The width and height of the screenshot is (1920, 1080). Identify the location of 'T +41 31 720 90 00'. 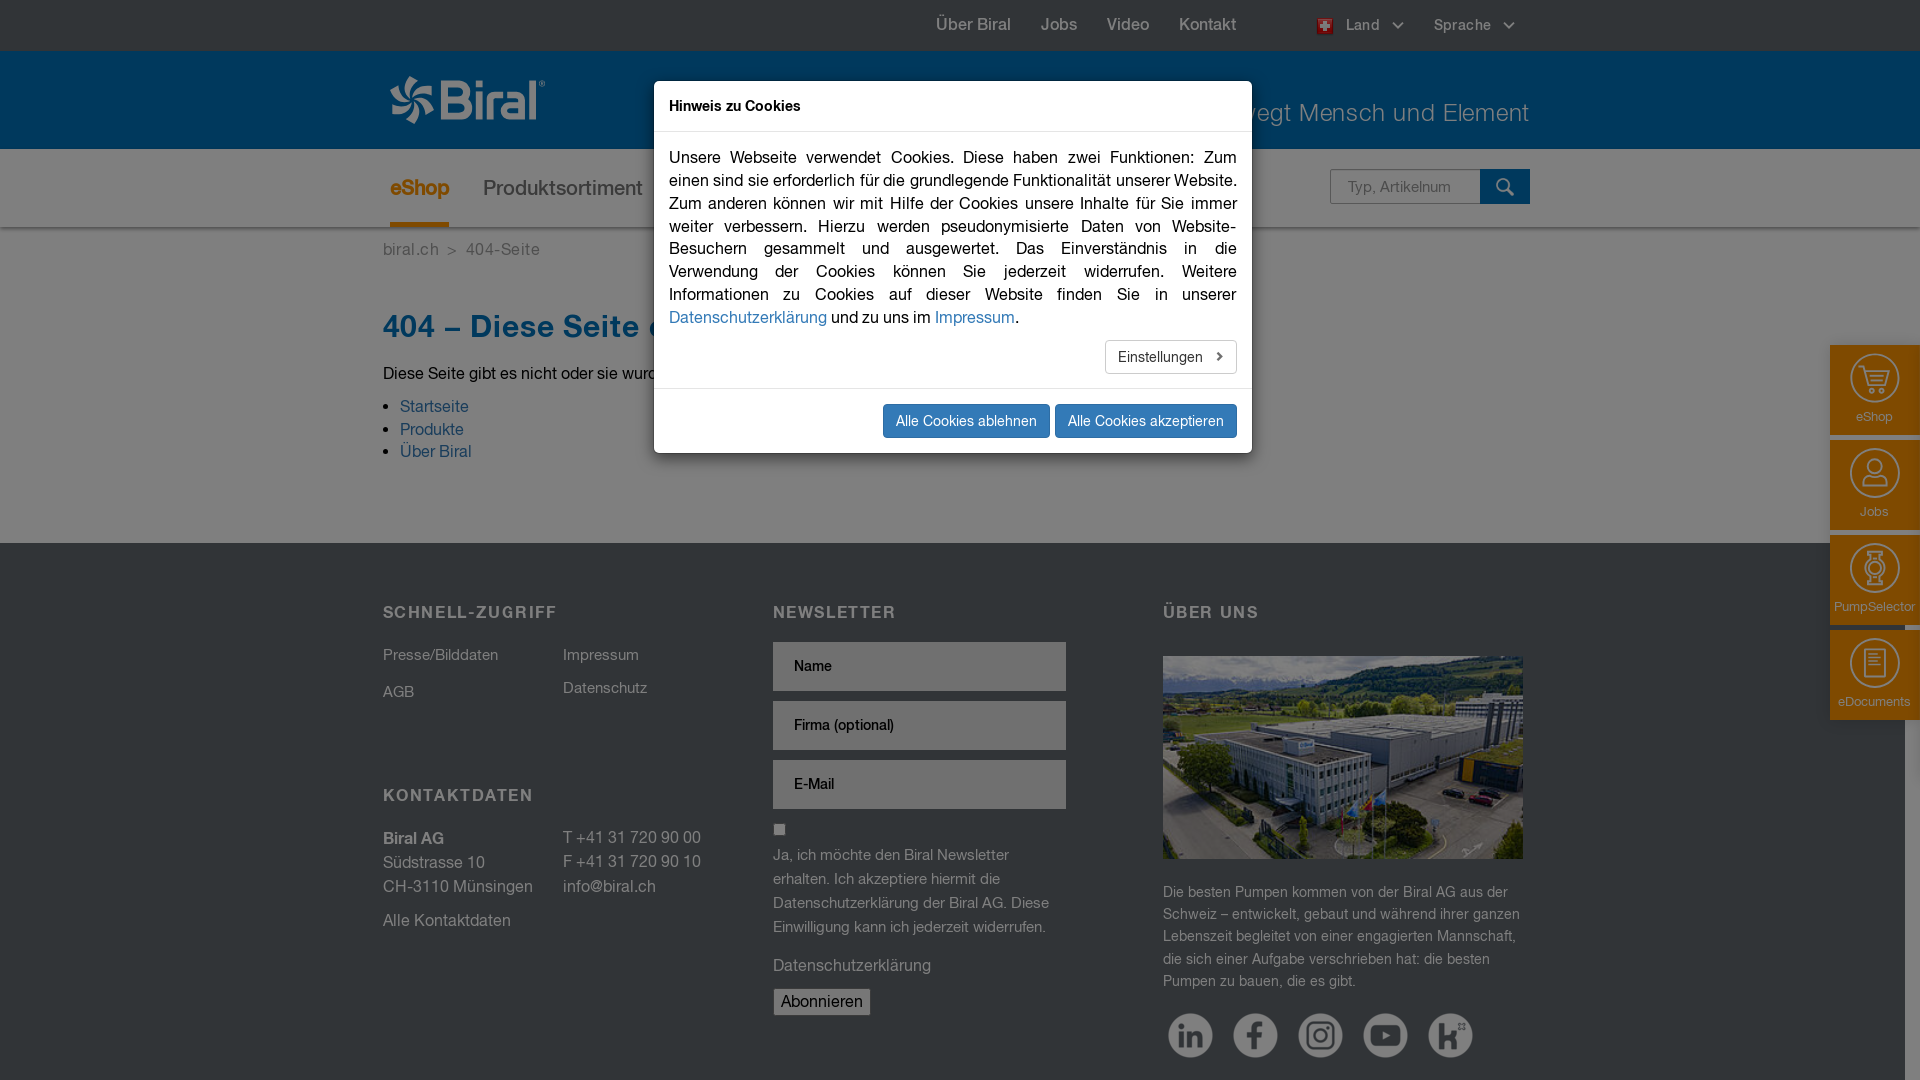
(629, 837).